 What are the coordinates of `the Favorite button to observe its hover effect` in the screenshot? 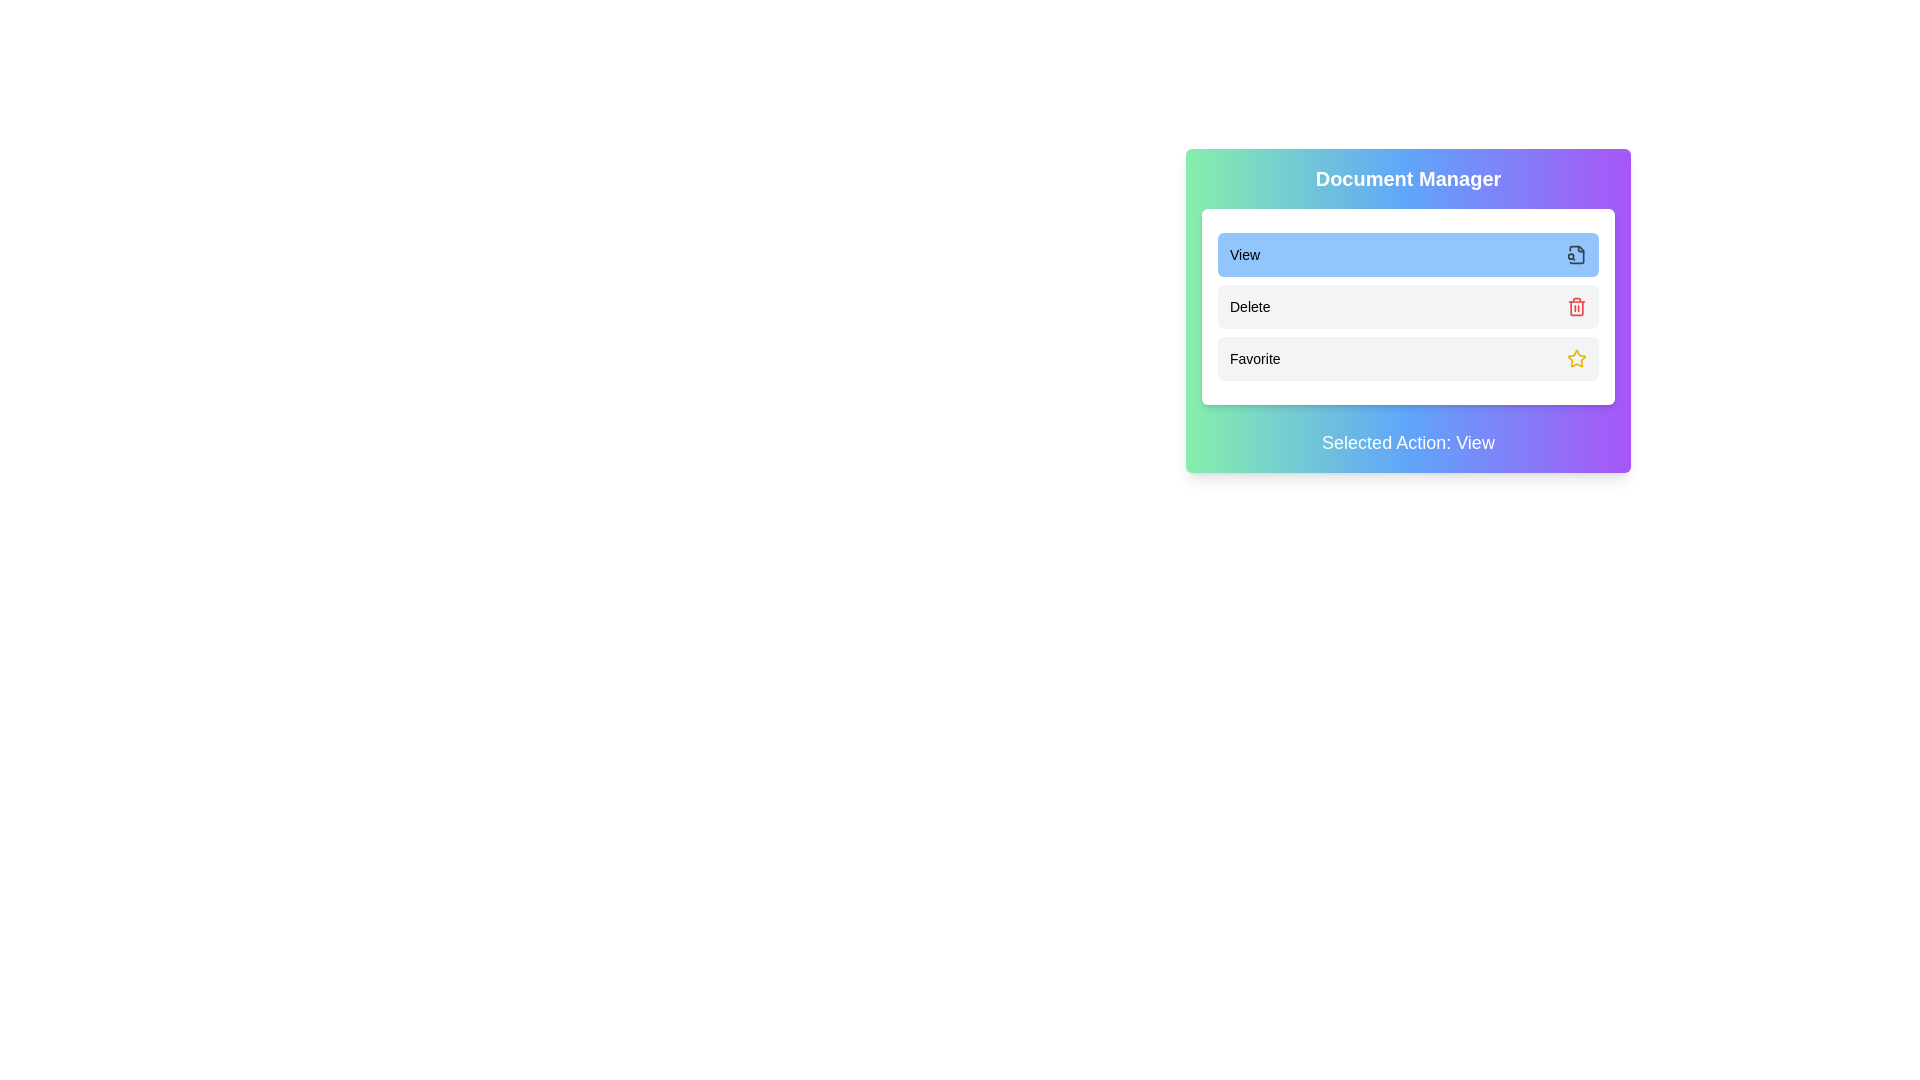 It's located at (1407, 357).